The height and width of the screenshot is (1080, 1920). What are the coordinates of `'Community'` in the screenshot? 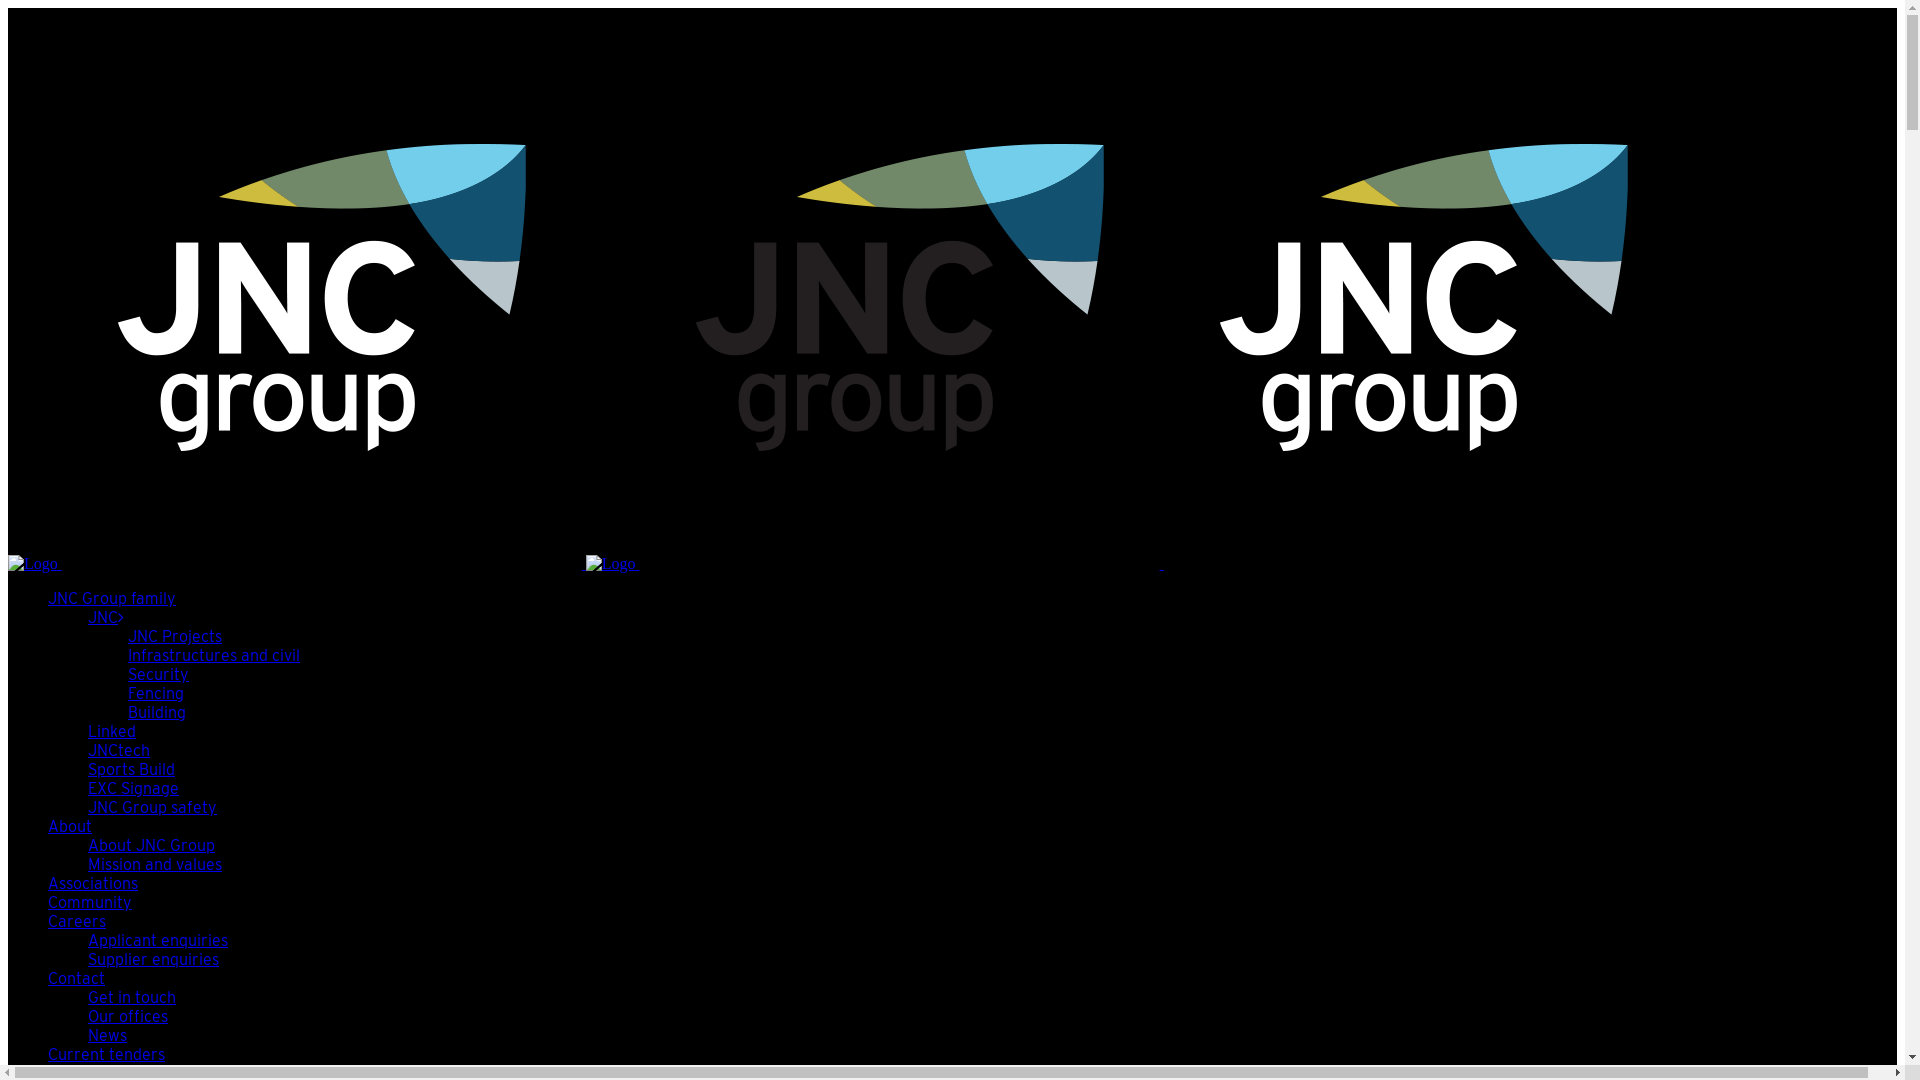 It's located at (89, 902).